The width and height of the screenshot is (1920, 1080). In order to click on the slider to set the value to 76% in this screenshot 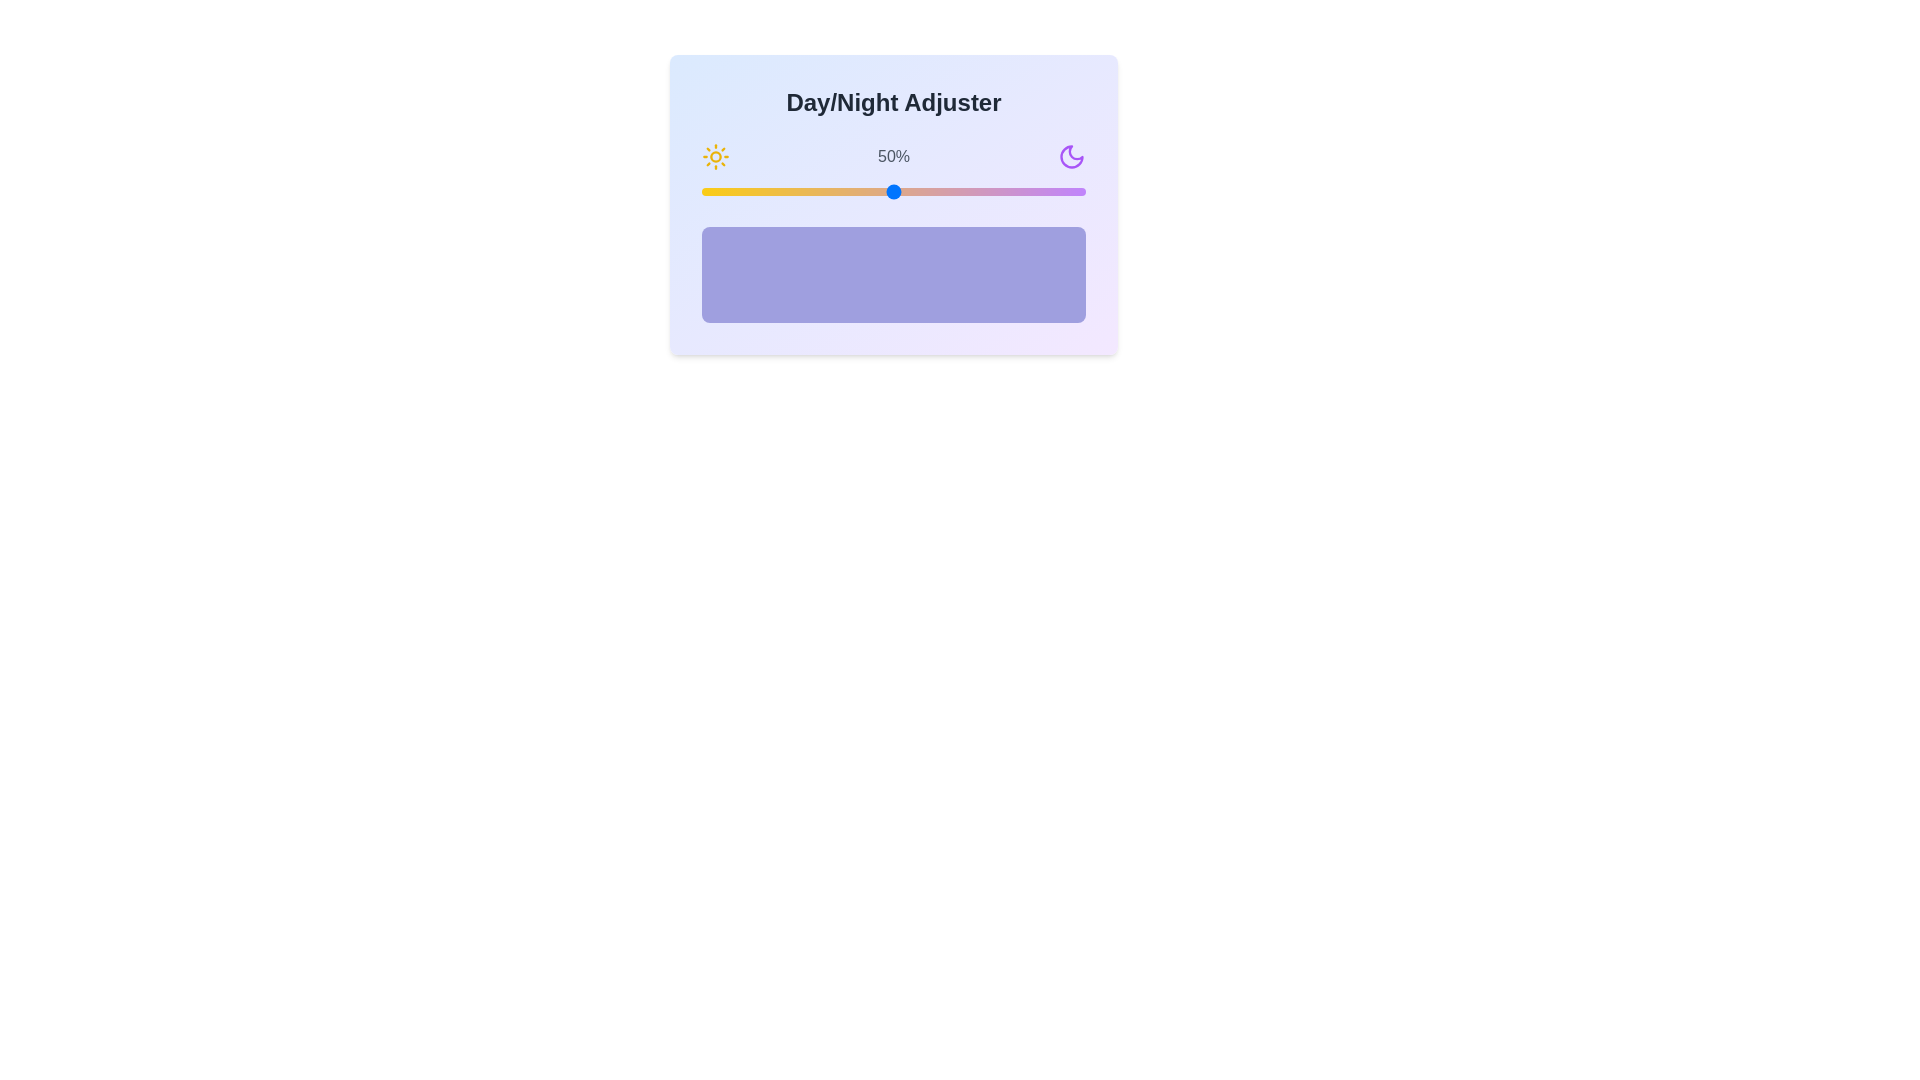, I will do `click(993, 192)`.